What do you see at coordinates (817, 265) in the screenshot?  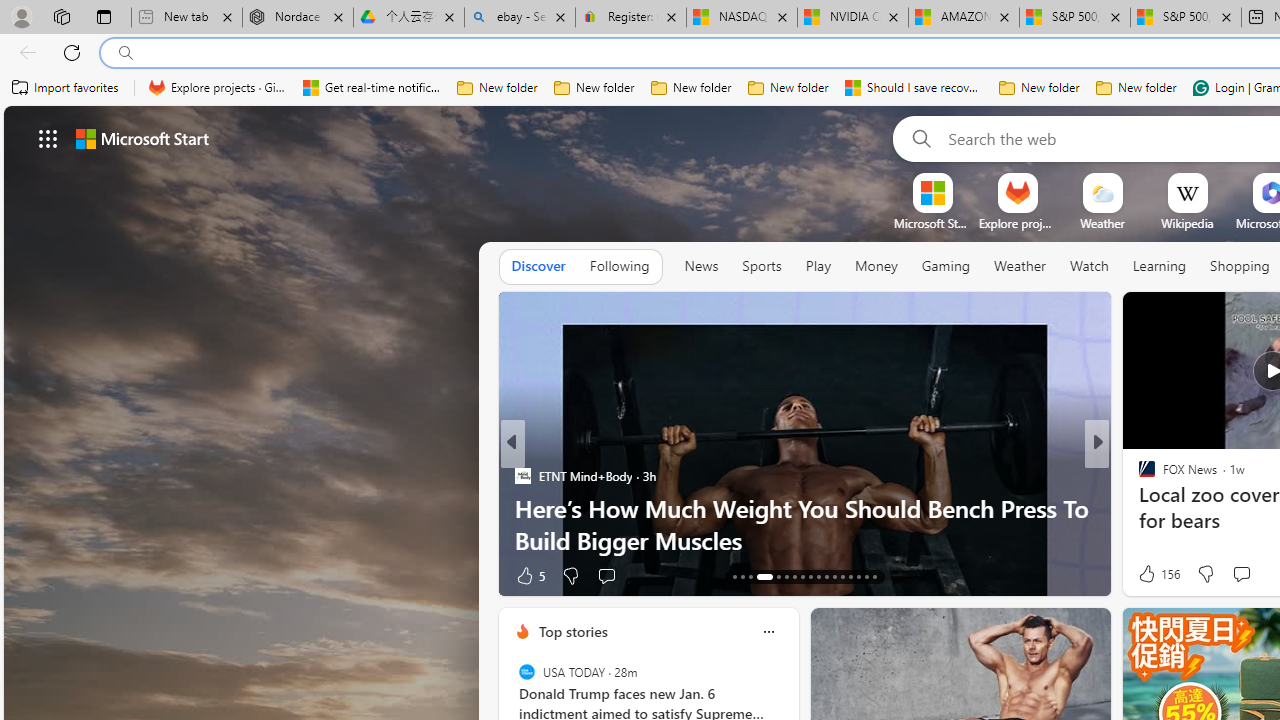 I see `'Play'` at bounding box center [817, 265].